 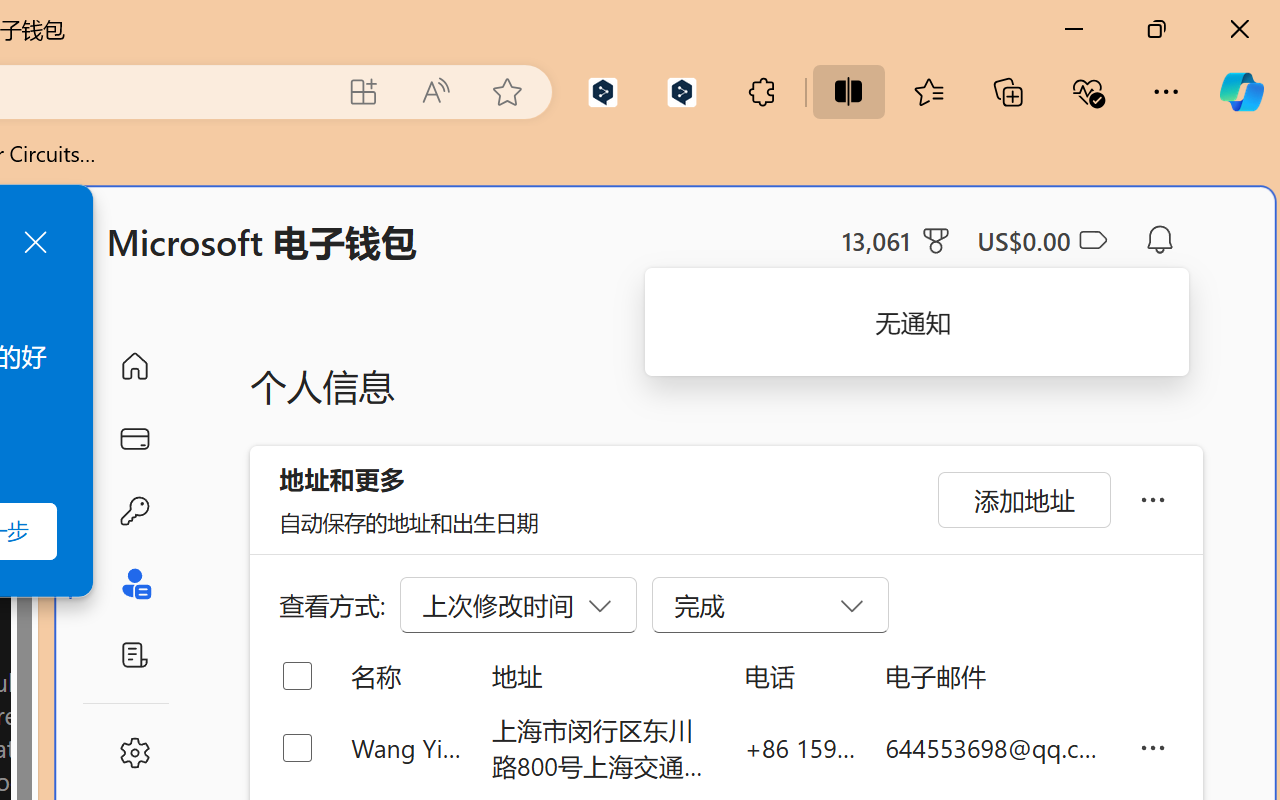 I want to click on 'Microsoft Cashback - US$0.00', so click(x=1040, y=239).